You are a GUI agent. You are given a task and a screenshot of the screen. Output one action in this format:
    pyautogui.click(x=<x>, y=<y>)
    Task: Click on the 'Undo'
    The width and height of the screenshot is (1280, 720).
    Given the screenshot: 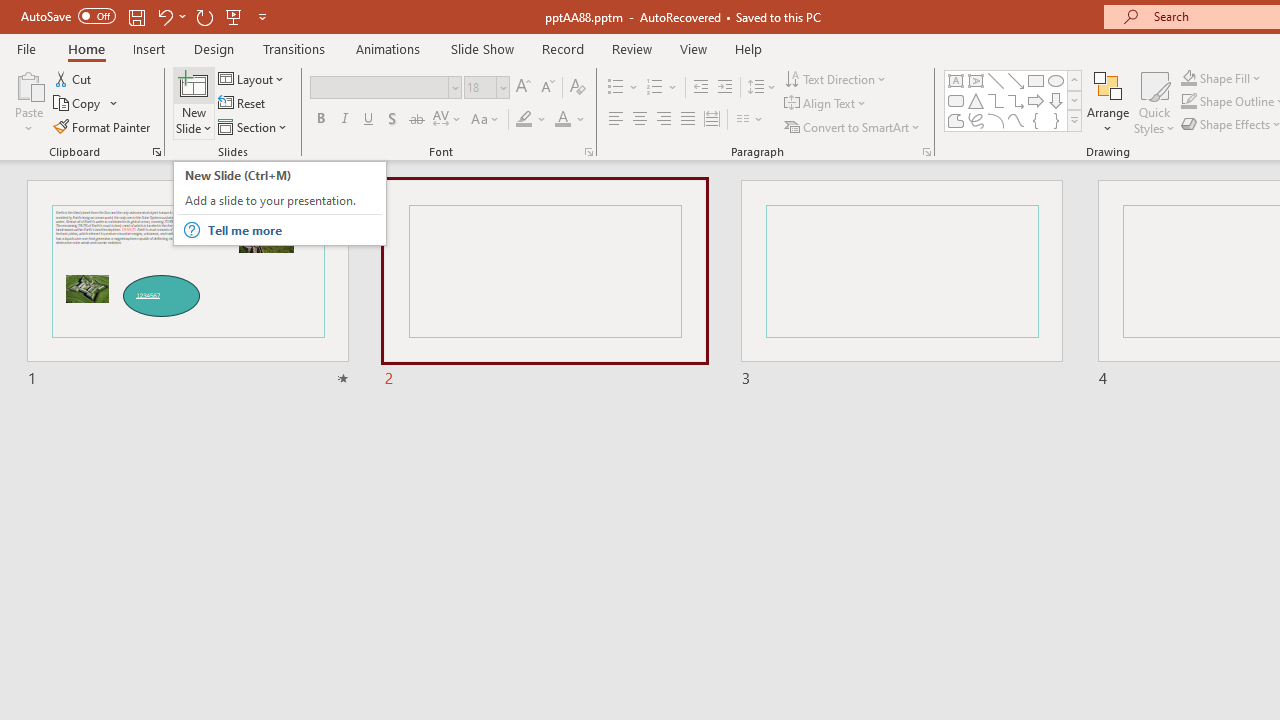 What is the action you would take?
    pyautogui.click(x=164, y=16)
    